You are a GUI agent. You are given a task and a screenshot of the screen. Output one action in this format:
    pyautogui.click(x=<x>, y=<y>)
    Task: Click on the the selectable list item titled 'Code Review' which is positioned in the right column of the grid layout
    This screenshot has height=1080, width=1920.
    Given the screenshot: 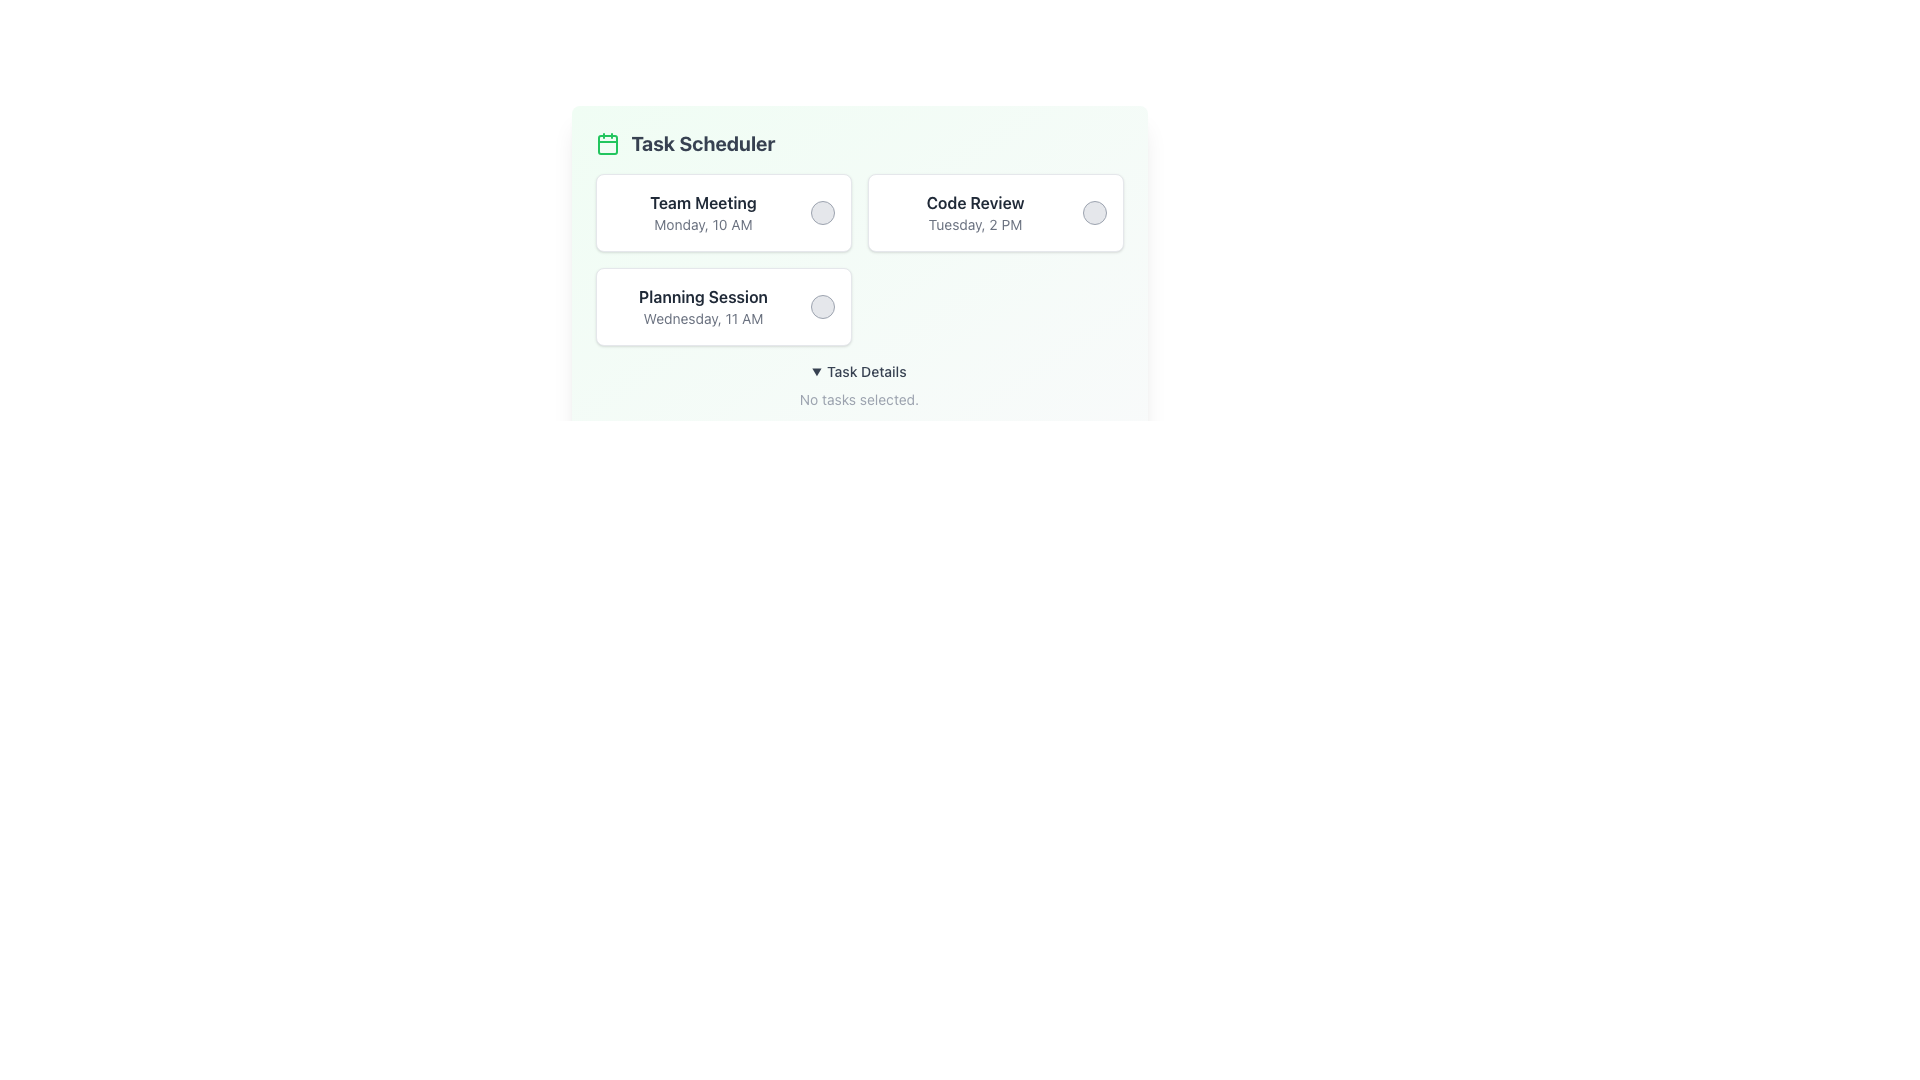 What is the action you would take?
    pyautogui.click(x=995, y=212)
    